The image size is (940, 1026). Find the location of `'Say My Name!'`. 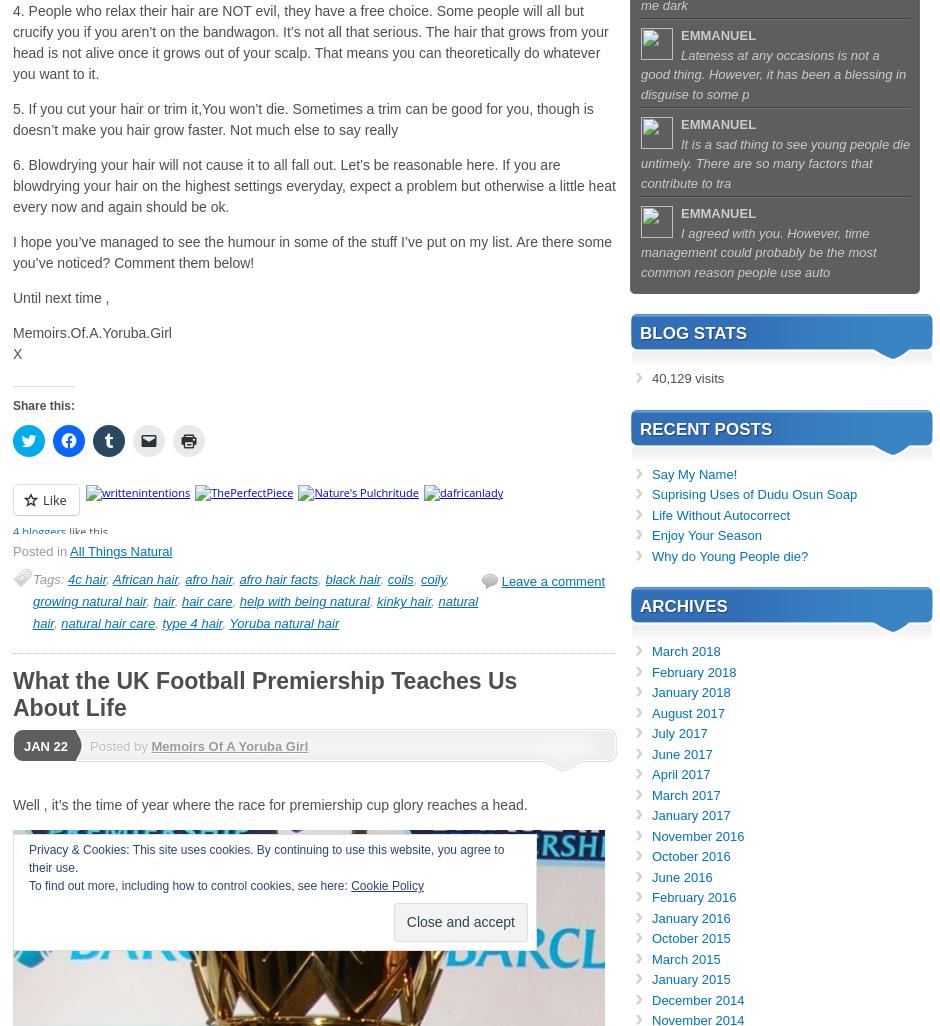

'Say My Name!' is located at coordinates (693, 472).